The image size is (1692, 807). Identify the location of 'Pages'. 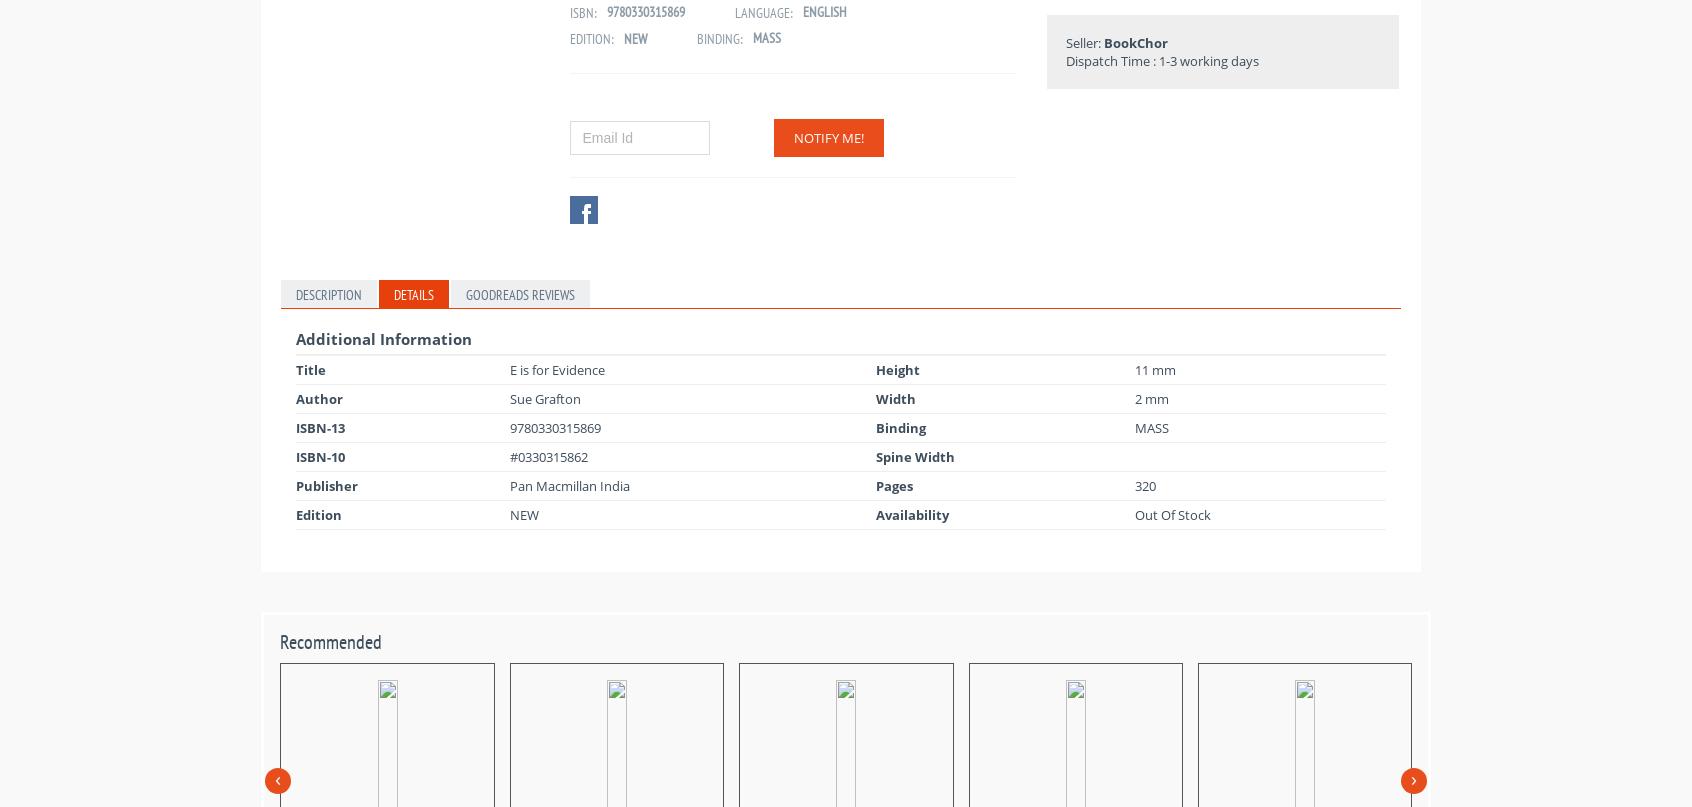
(893, 485).